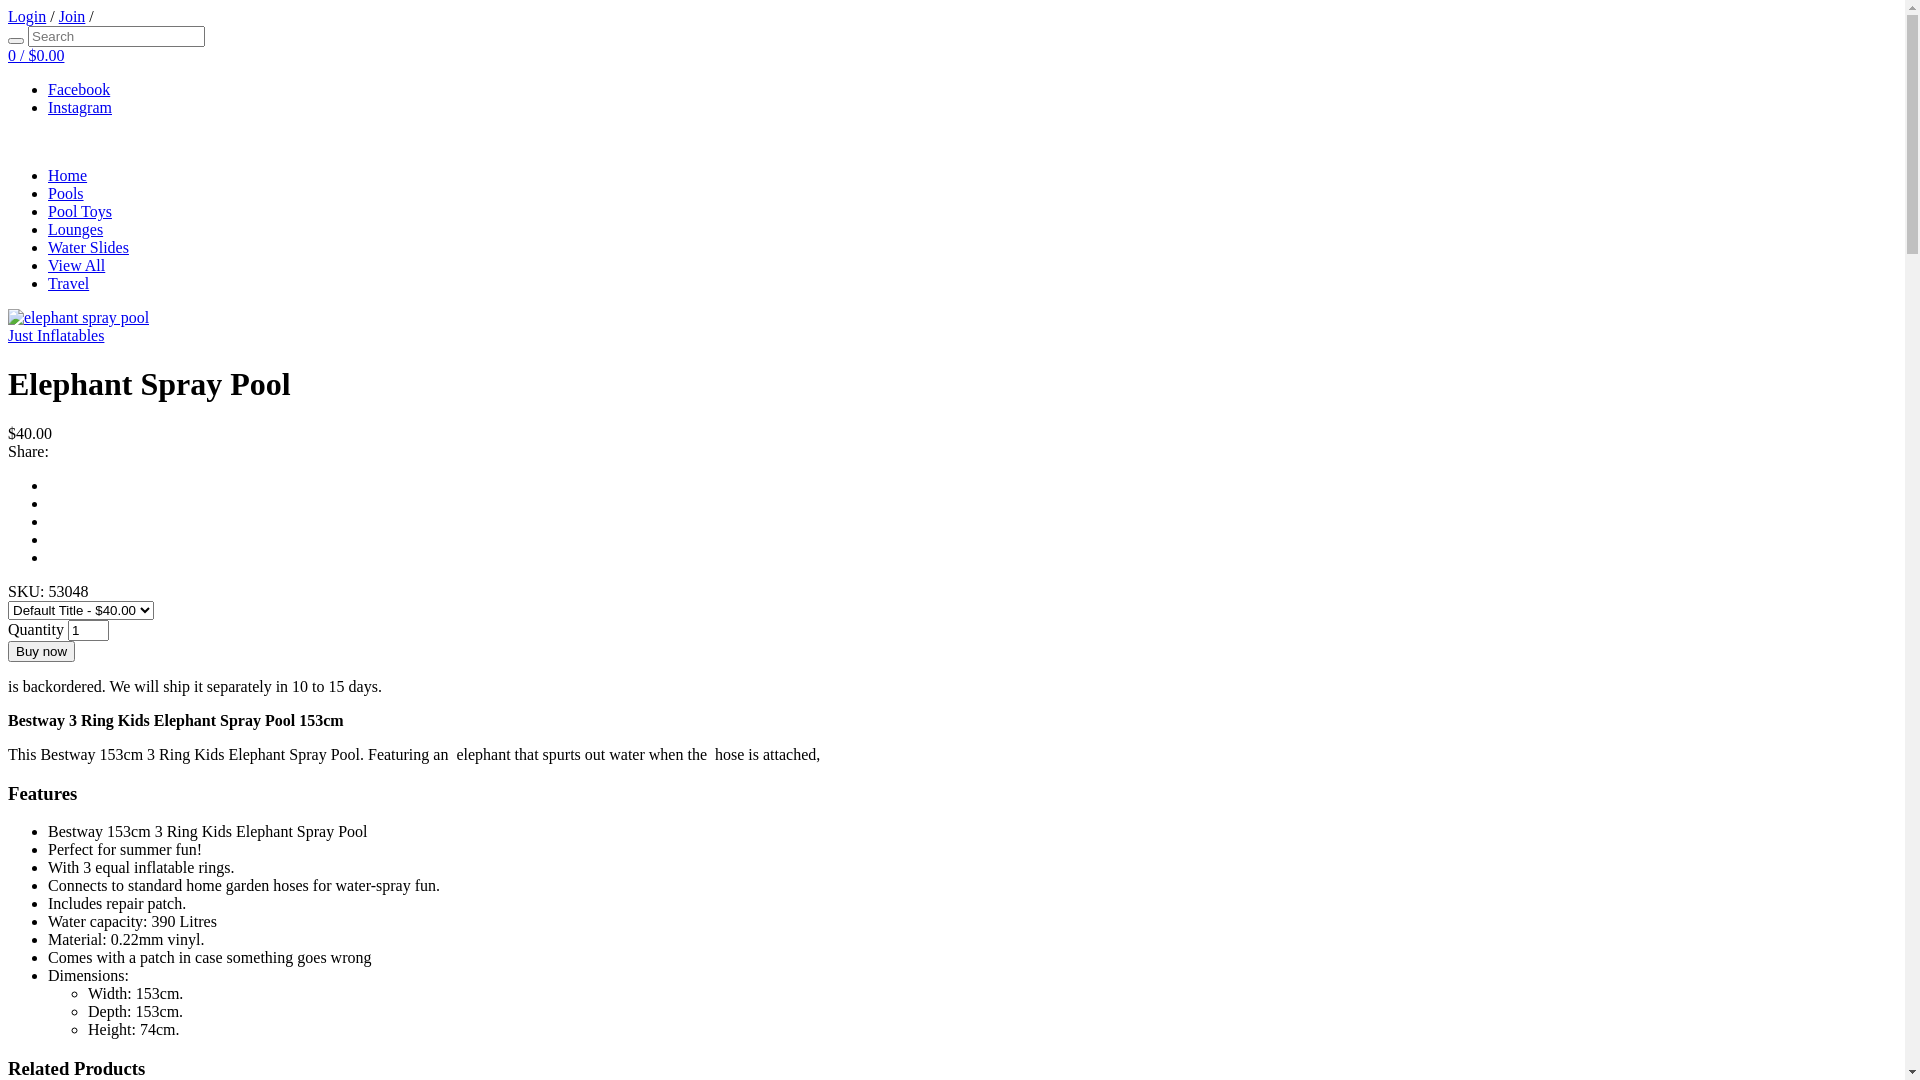 The width and height of the screenshot is (1920, 1080). I want to click on 'elephant spray pool', so click(78, 316).